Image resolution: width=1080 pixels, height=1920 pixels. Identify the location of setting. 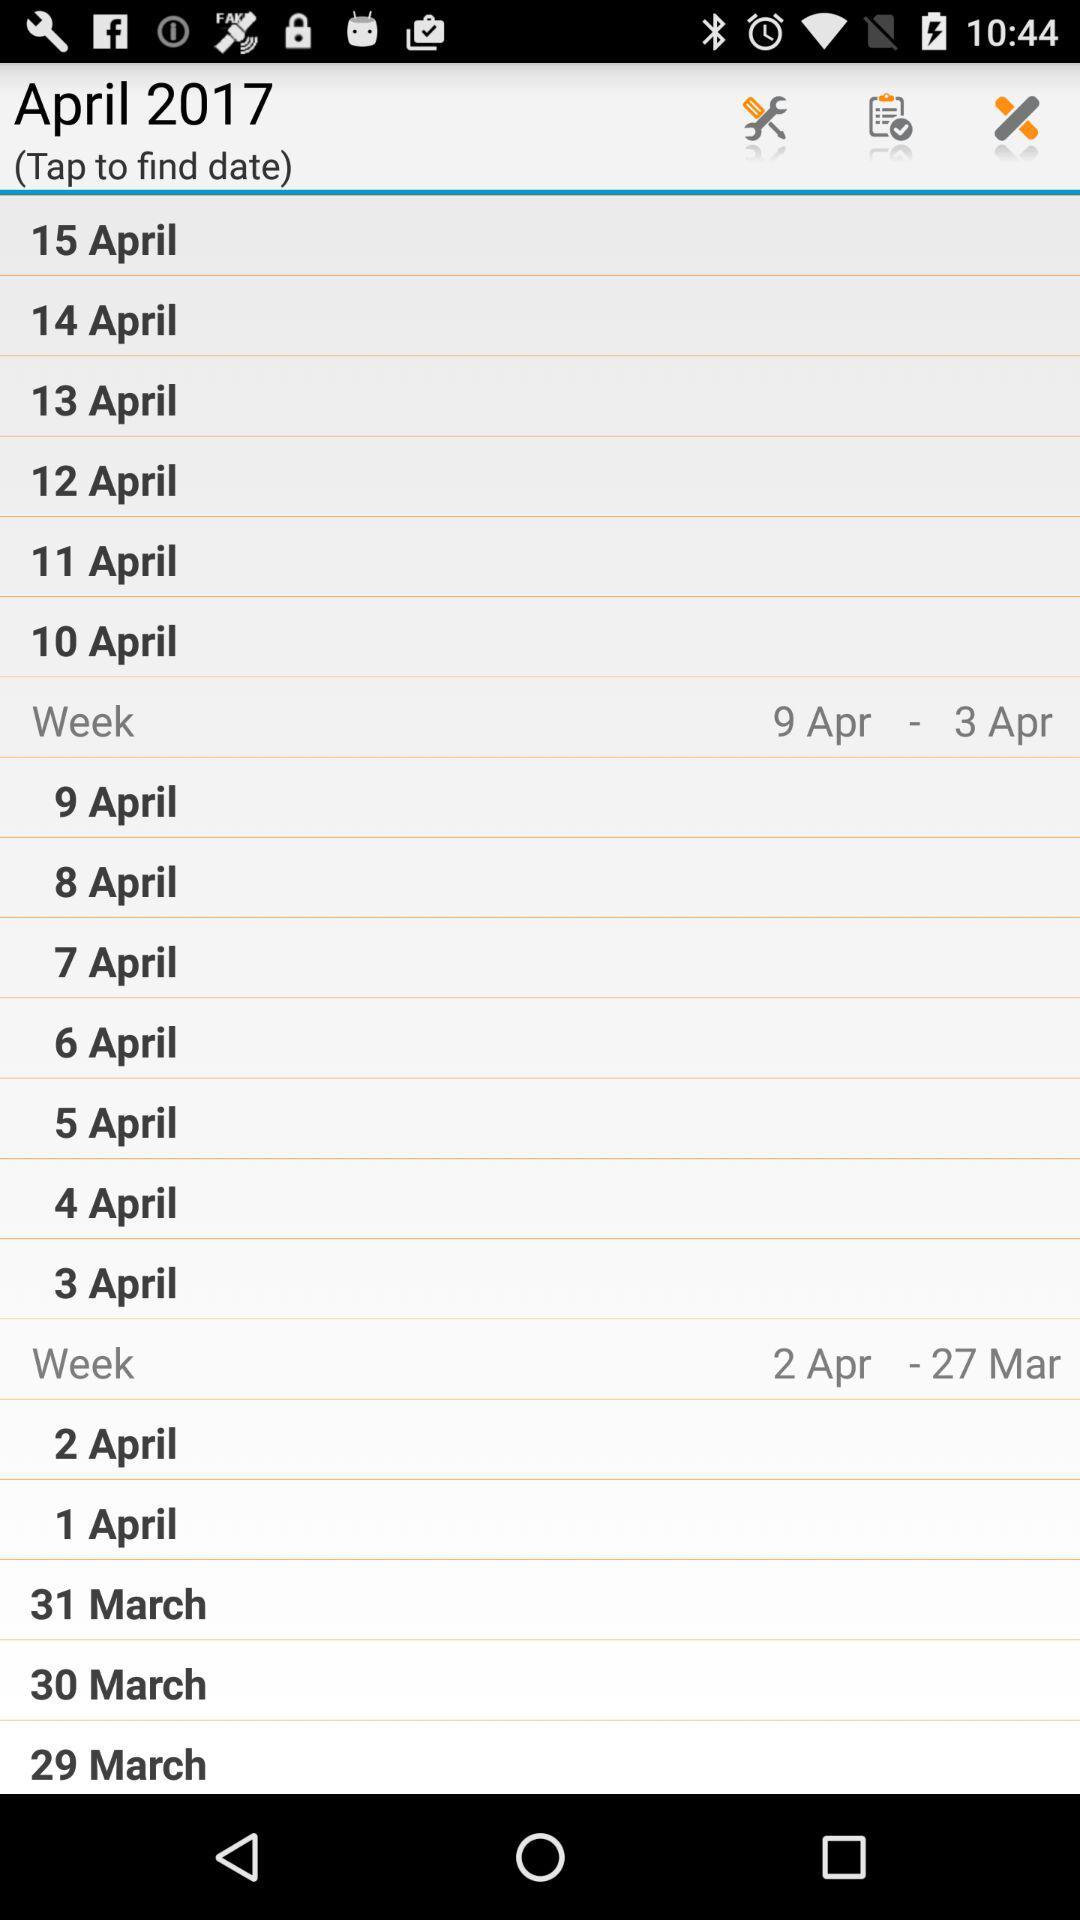
(764, 124).